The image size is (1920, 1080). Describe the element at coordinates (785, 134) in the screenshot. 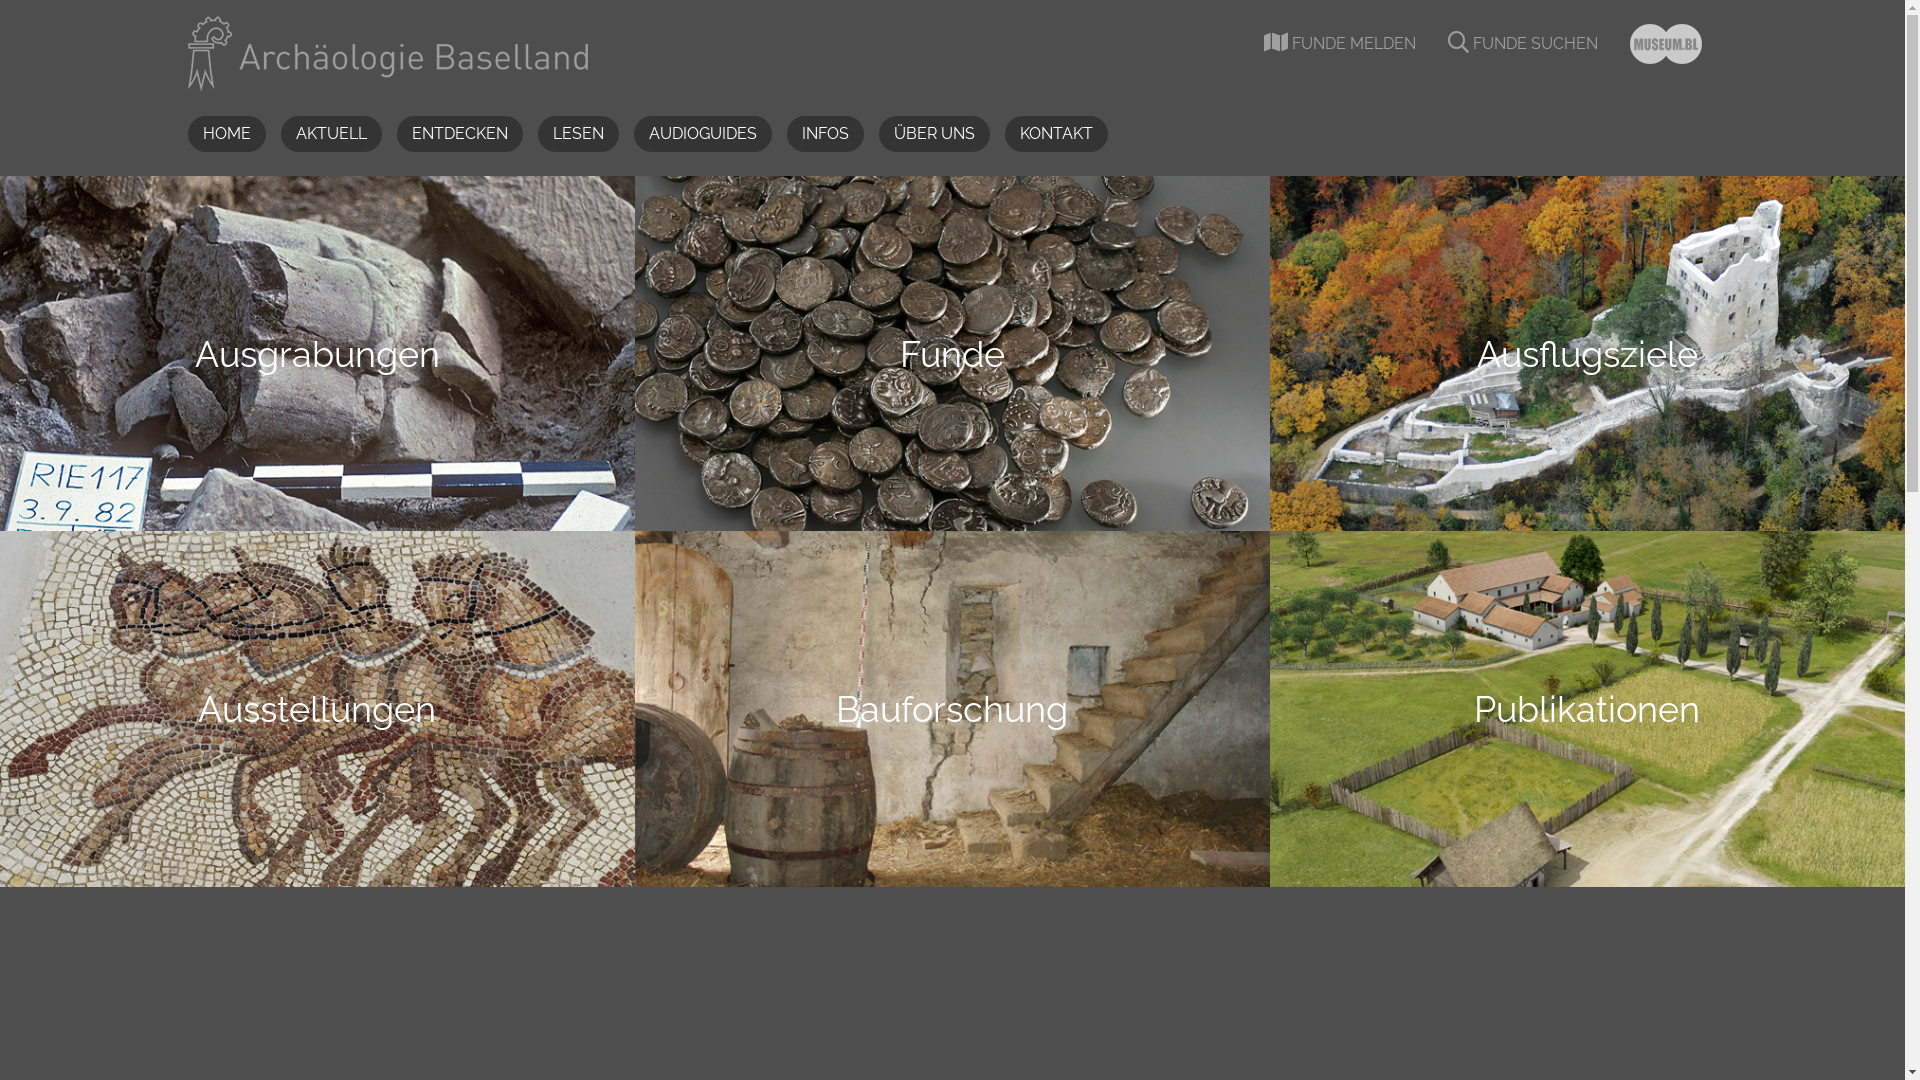

I see `'INFOS'` at that location.